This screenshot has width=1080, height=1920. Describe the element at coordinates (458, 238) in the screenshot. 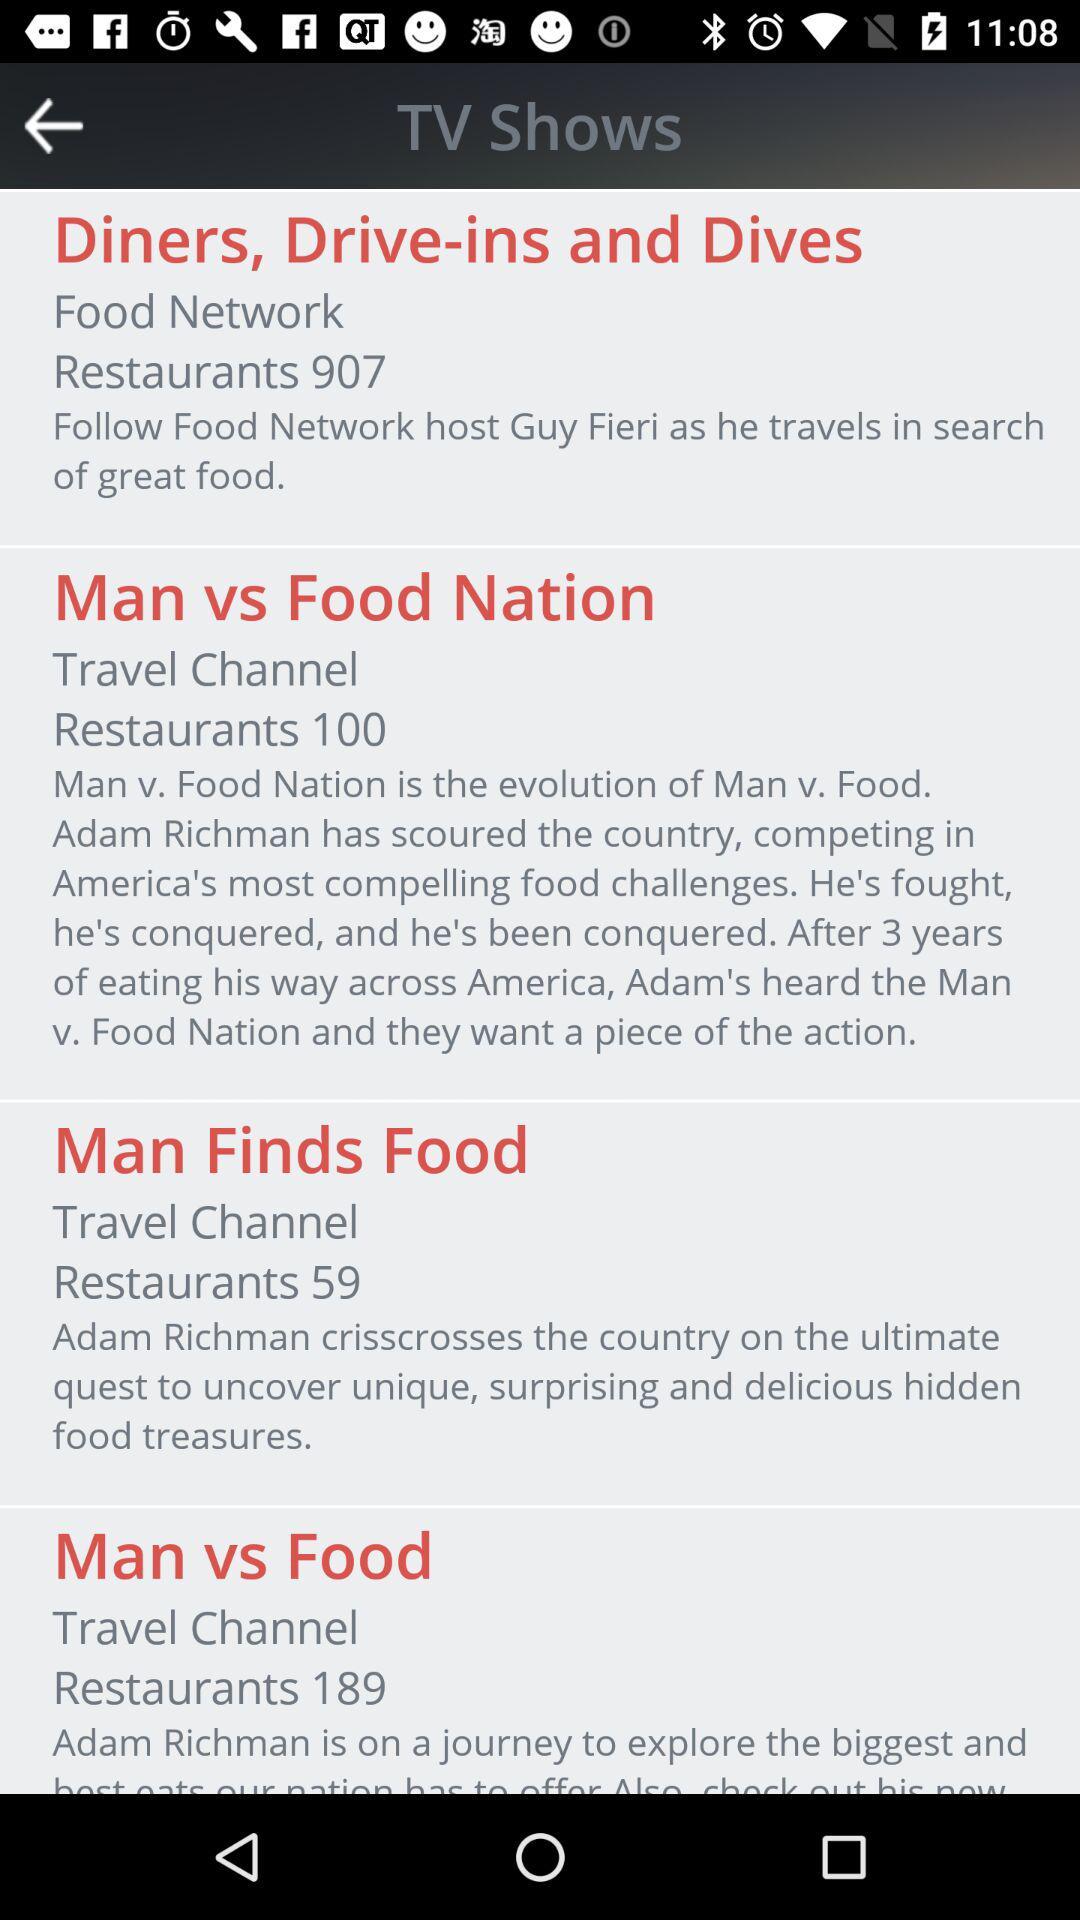

I see `the diners drive ins` at that location.